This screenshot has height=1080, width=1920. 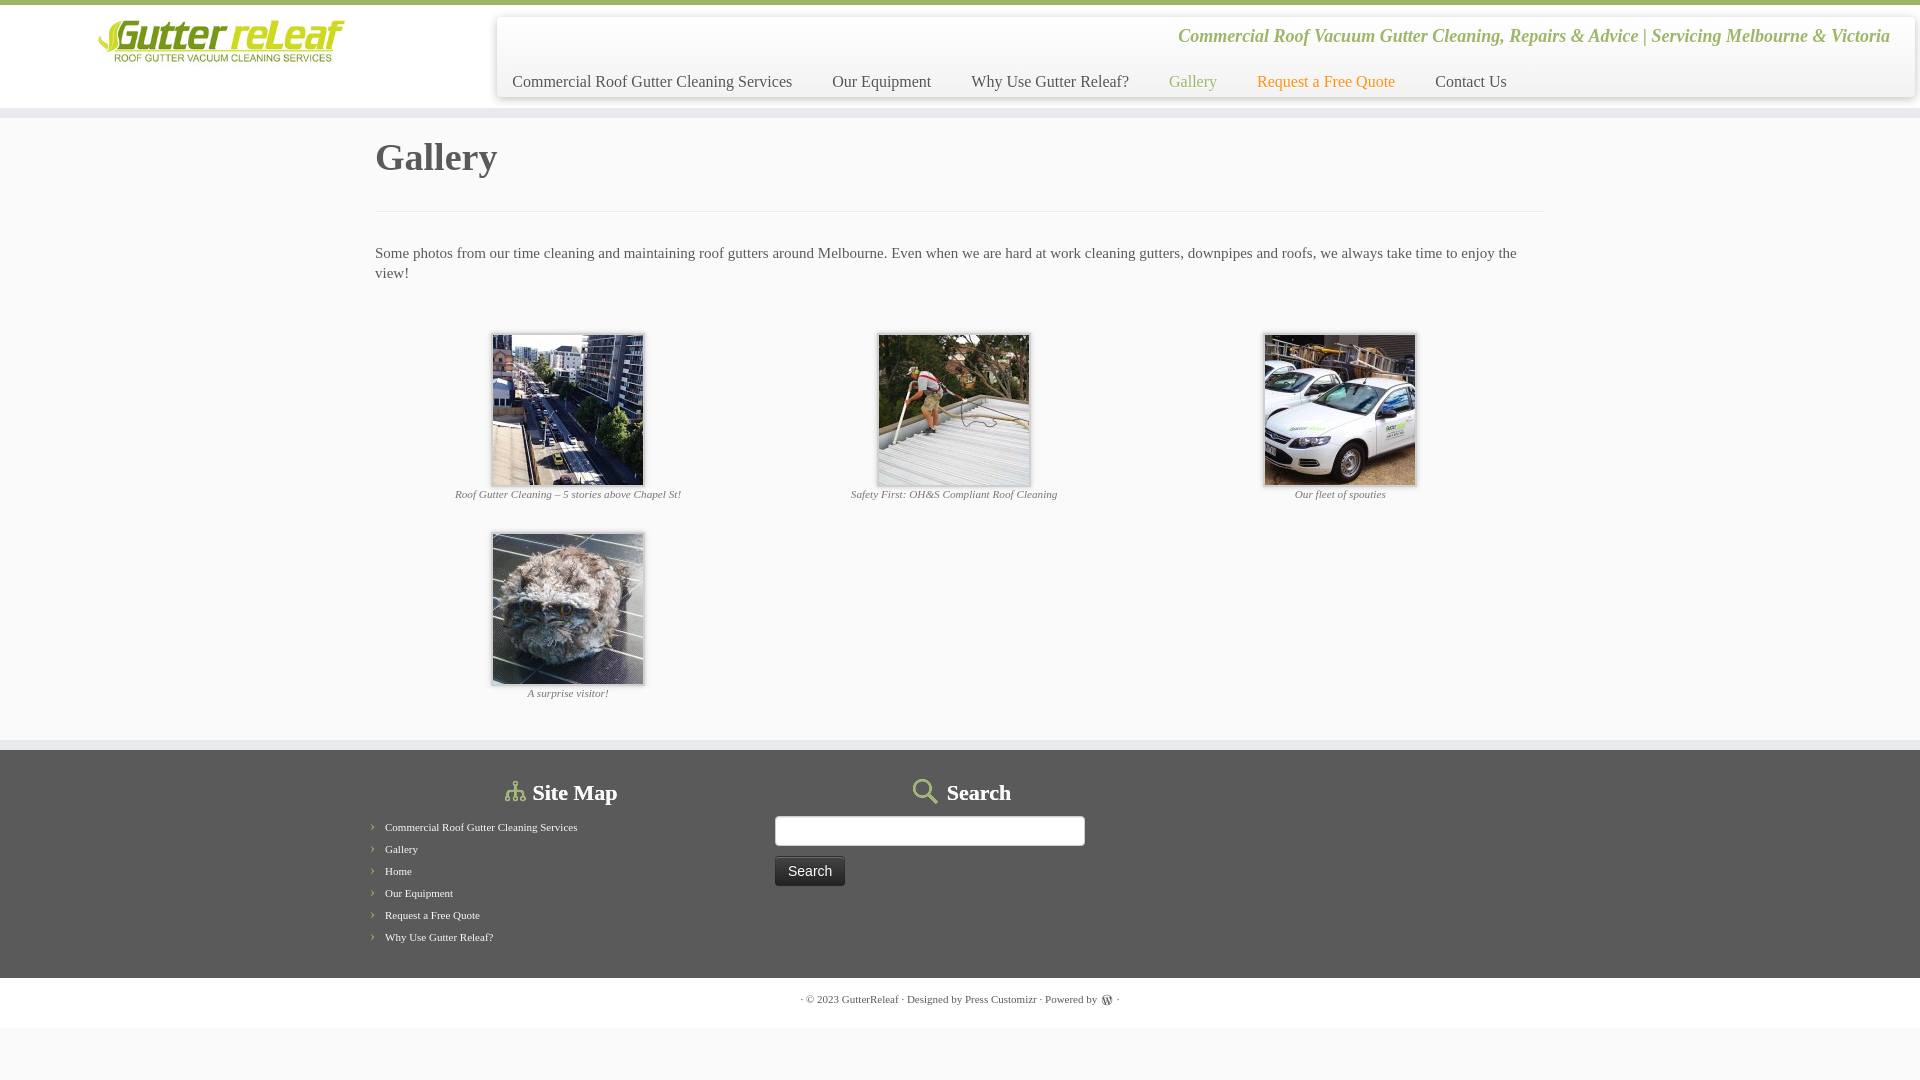 I want to click on 'Request a Free Quote', so click(x=1325, y=80).